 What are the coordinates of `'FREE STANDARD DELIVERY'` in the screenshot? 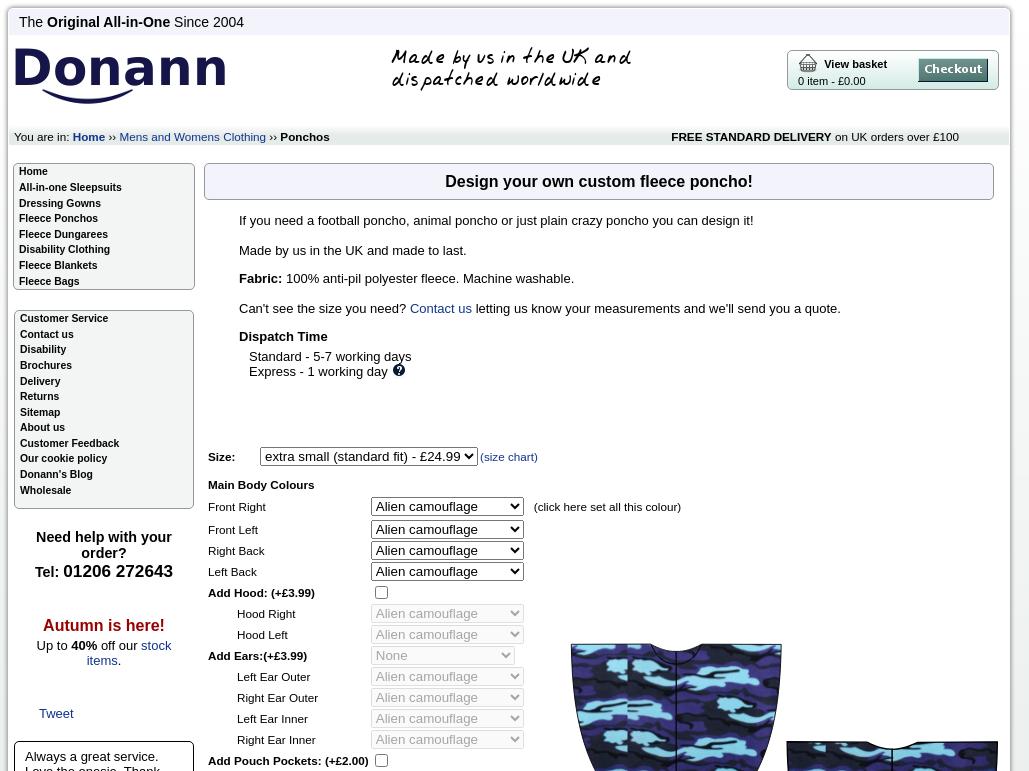 It's located at (750, 136).